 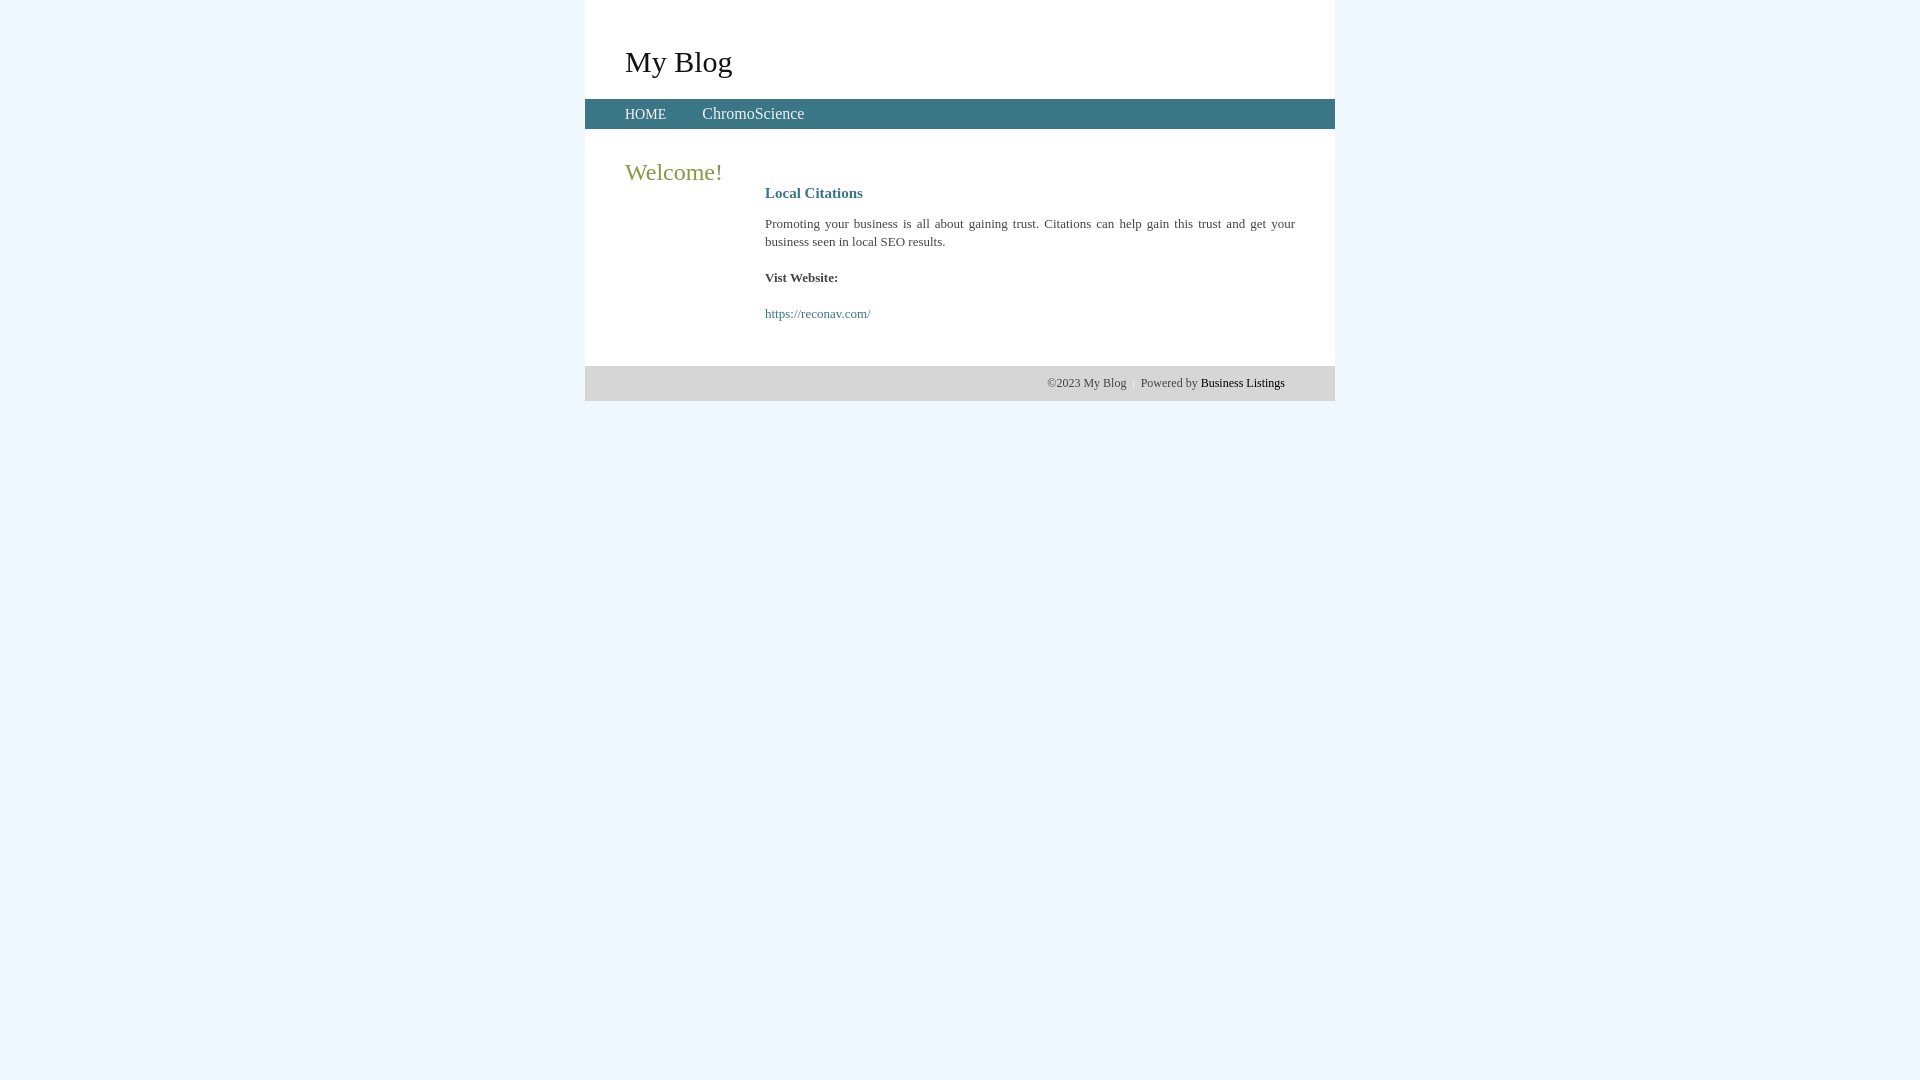 What do you see at coordinates (1242, 382) in the screenshot?
I see `'Business Listings'` at bounding box center [1242, 382].